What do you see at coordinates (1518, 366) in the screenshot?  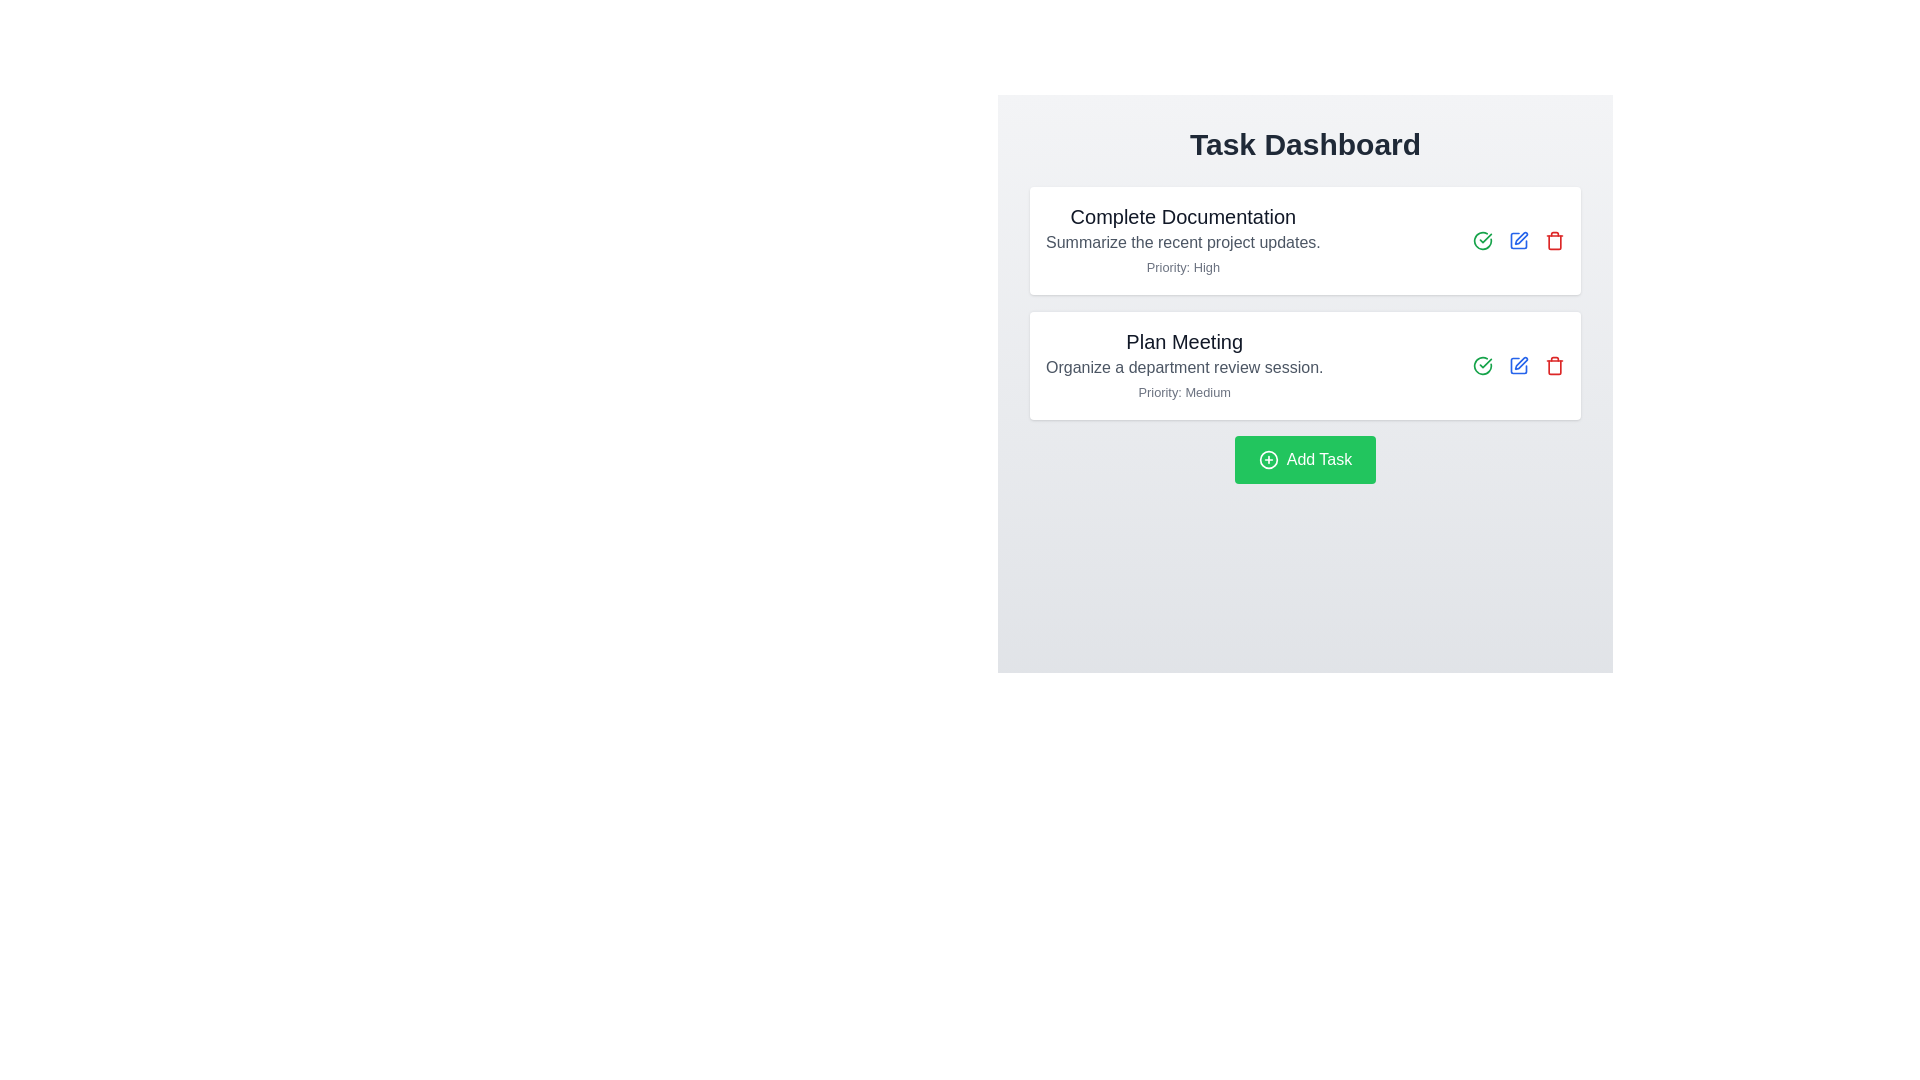 I see `the blue pencil icon representing the edit function, positioned between the green checkmark icon and the red trashcan icon next to the 'Plan Meeting' task` at bounding box center [1518, 366].